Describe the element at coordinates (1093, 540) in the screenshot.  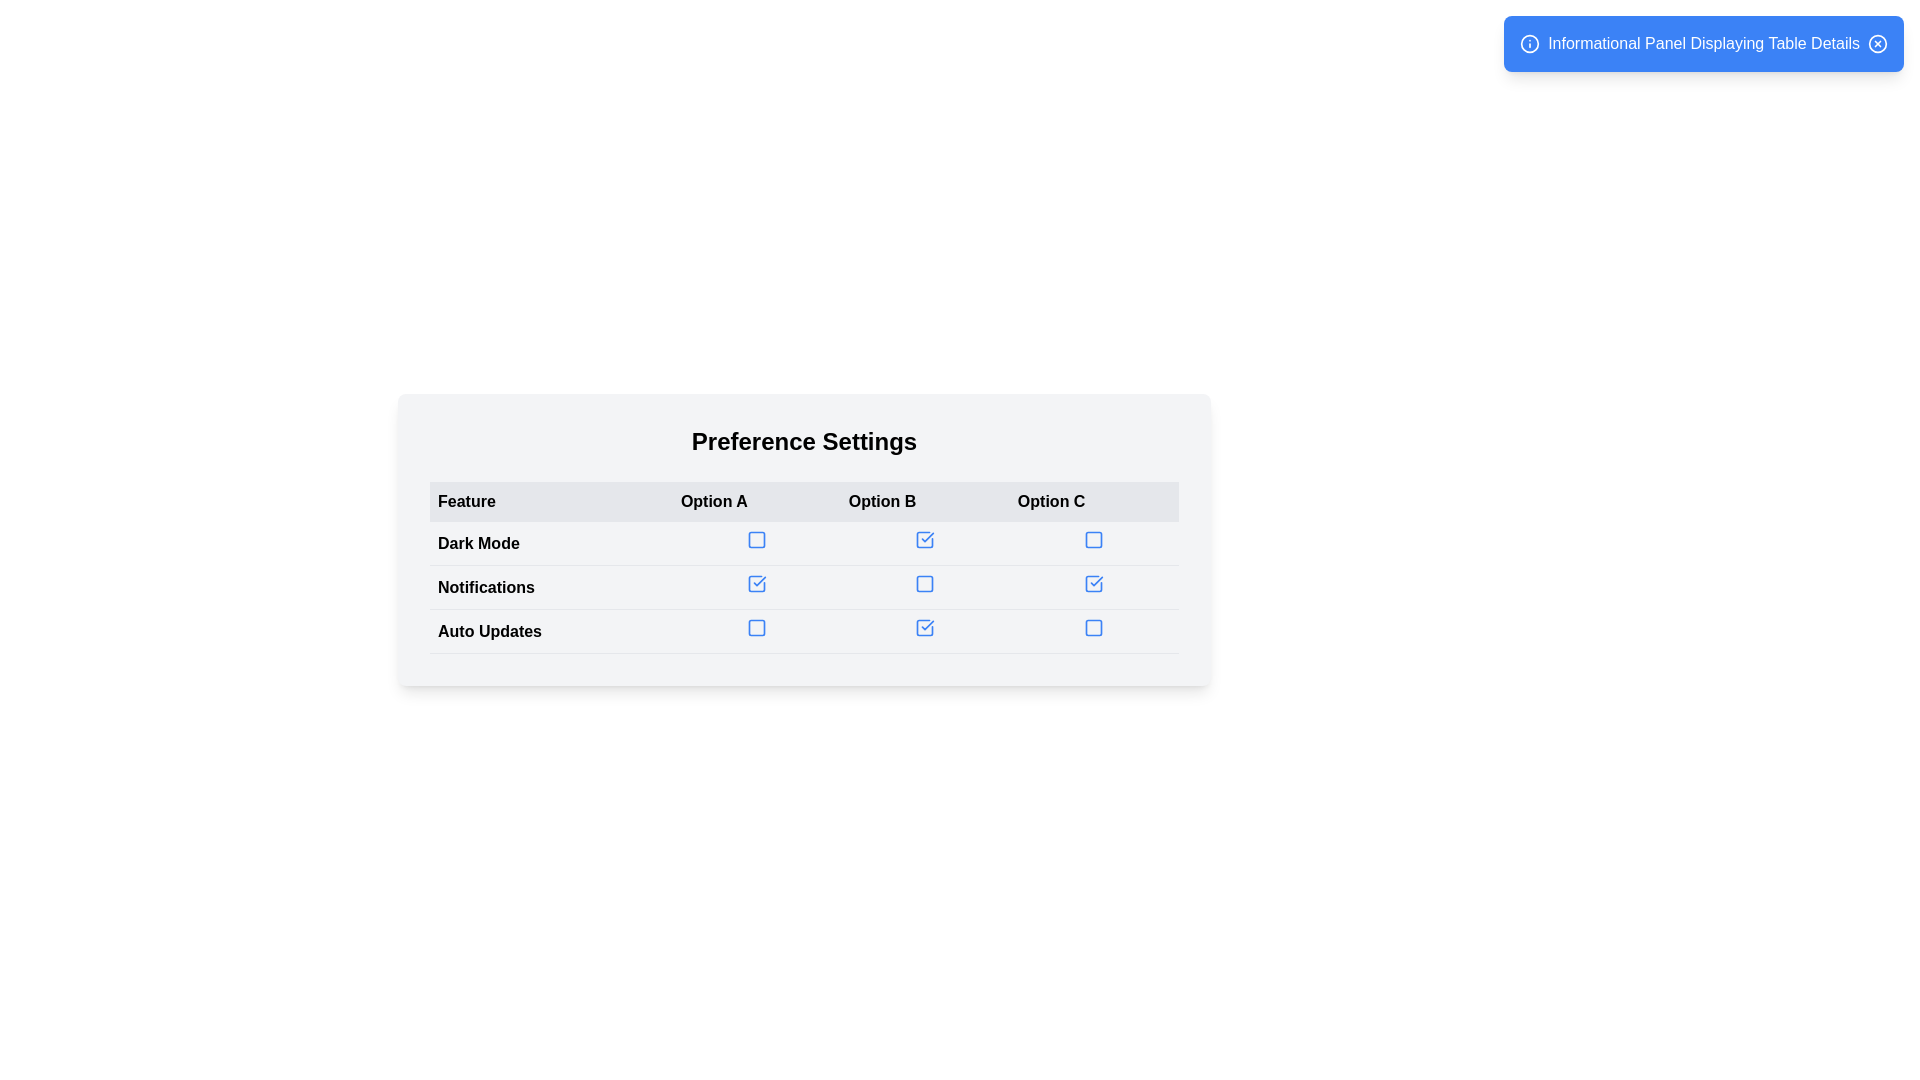
I see `the checkbox in the first row under the 'Dark Mode' feature in the 'Option C' column` at that location.